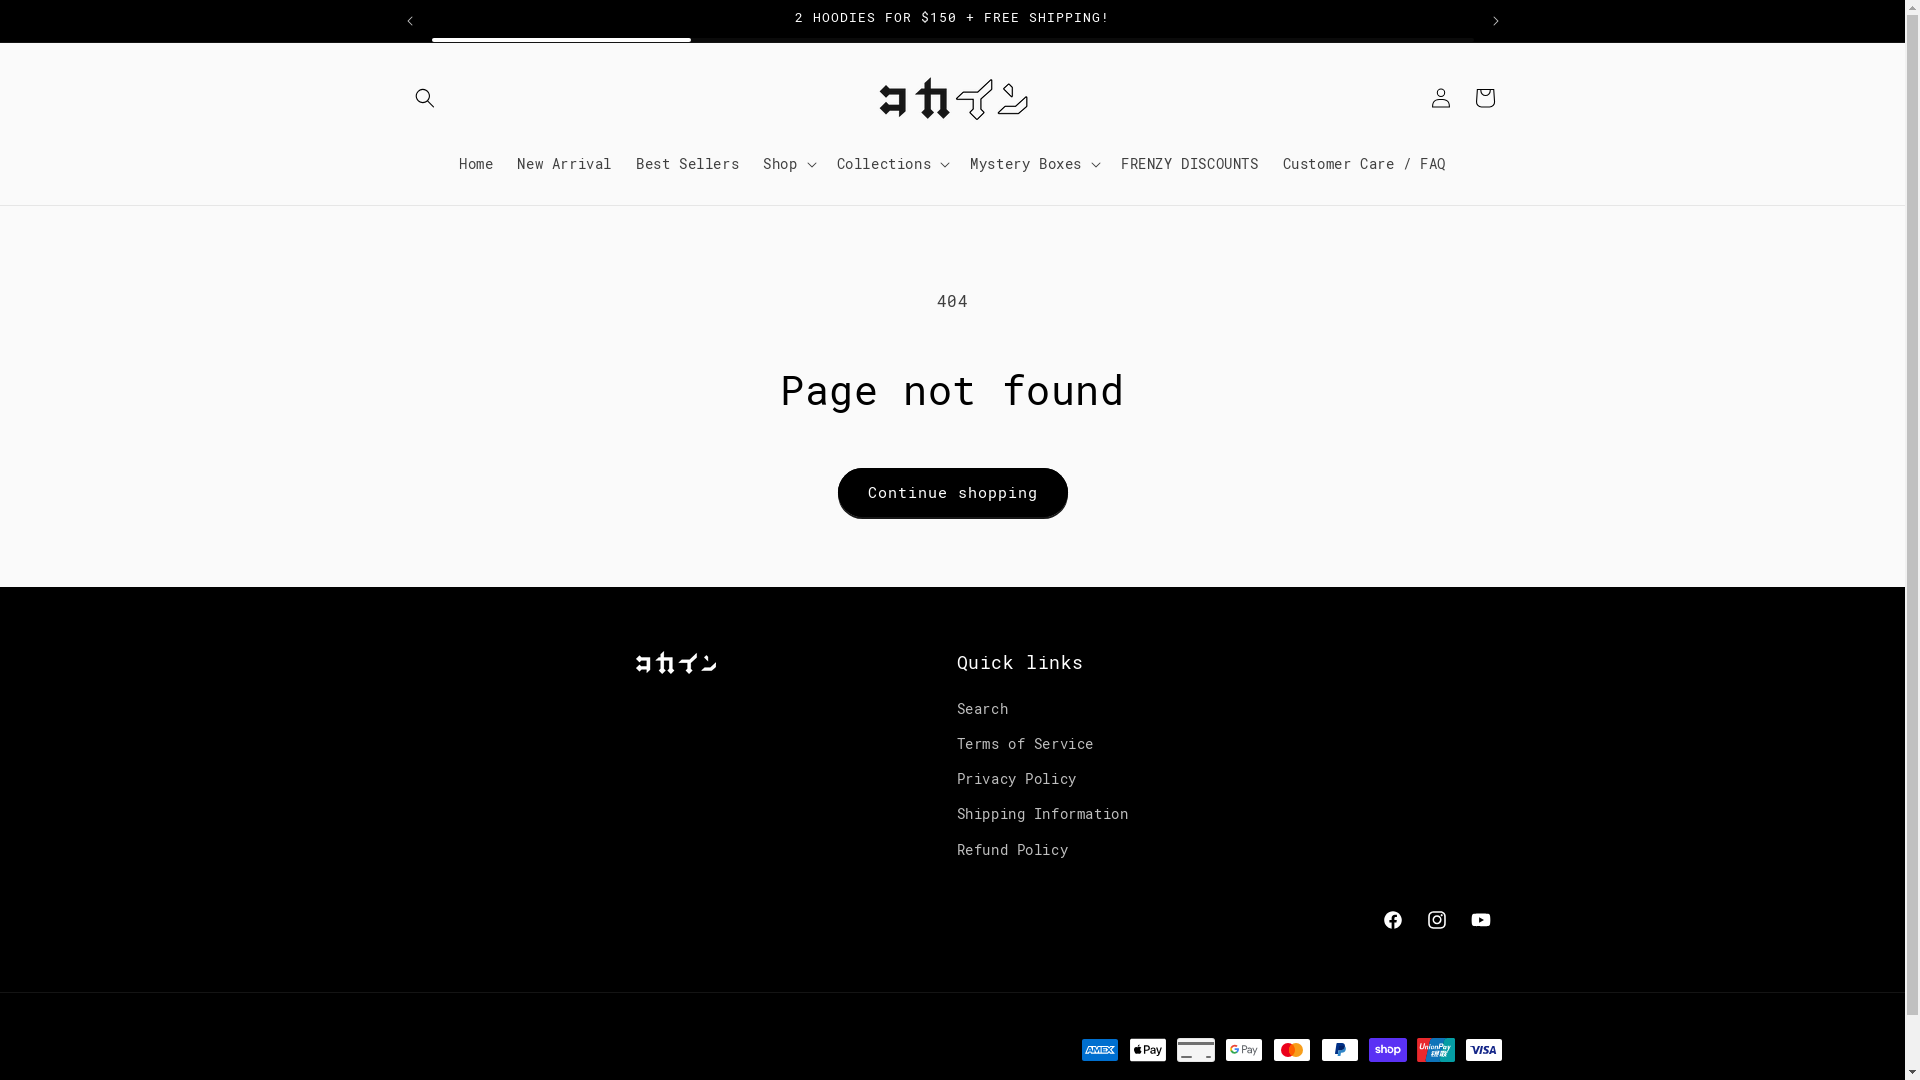  What do you see at coordinates (563, 161) in the screenshot?
I see `'New Arrival'` at bounding box center [563, 161].